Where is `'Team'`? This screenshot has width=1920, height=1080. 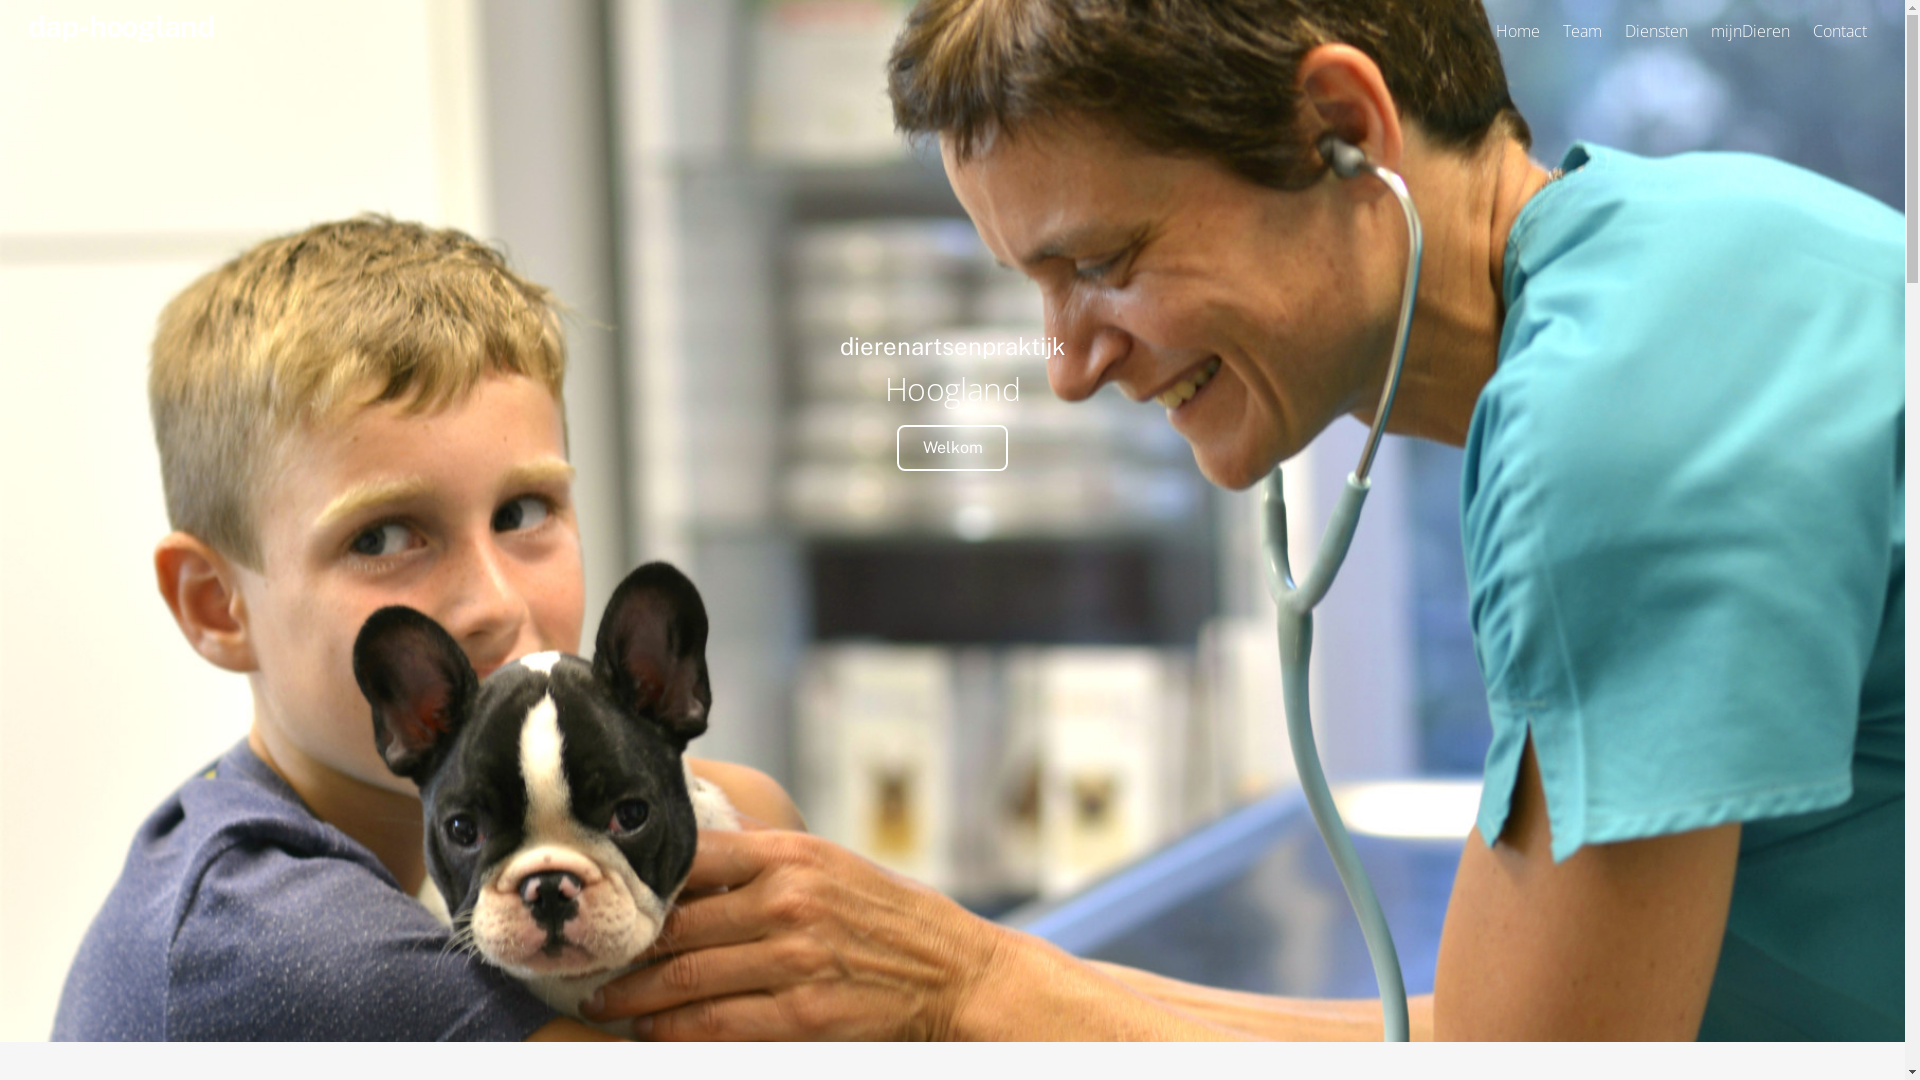
'Team' is located at coordinates (1581, 30).